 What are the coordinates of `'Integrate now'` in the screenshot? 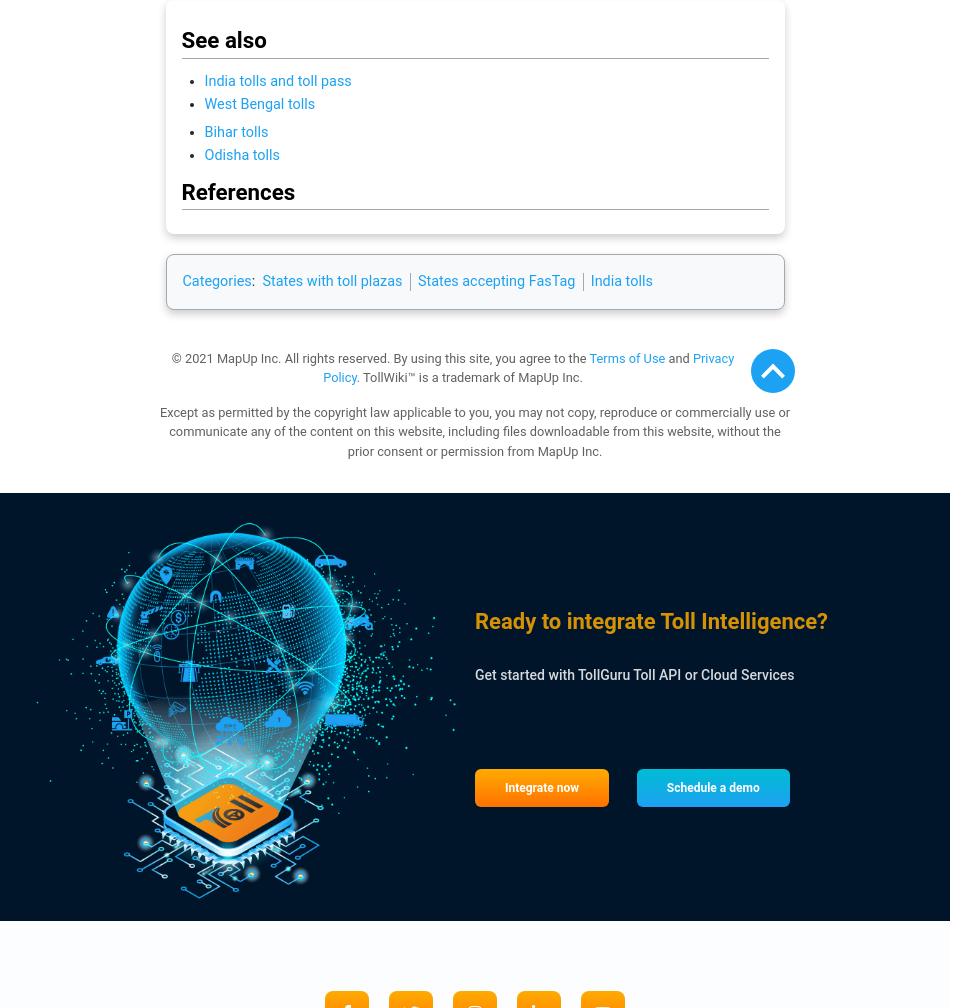 It's located at (541, 787).